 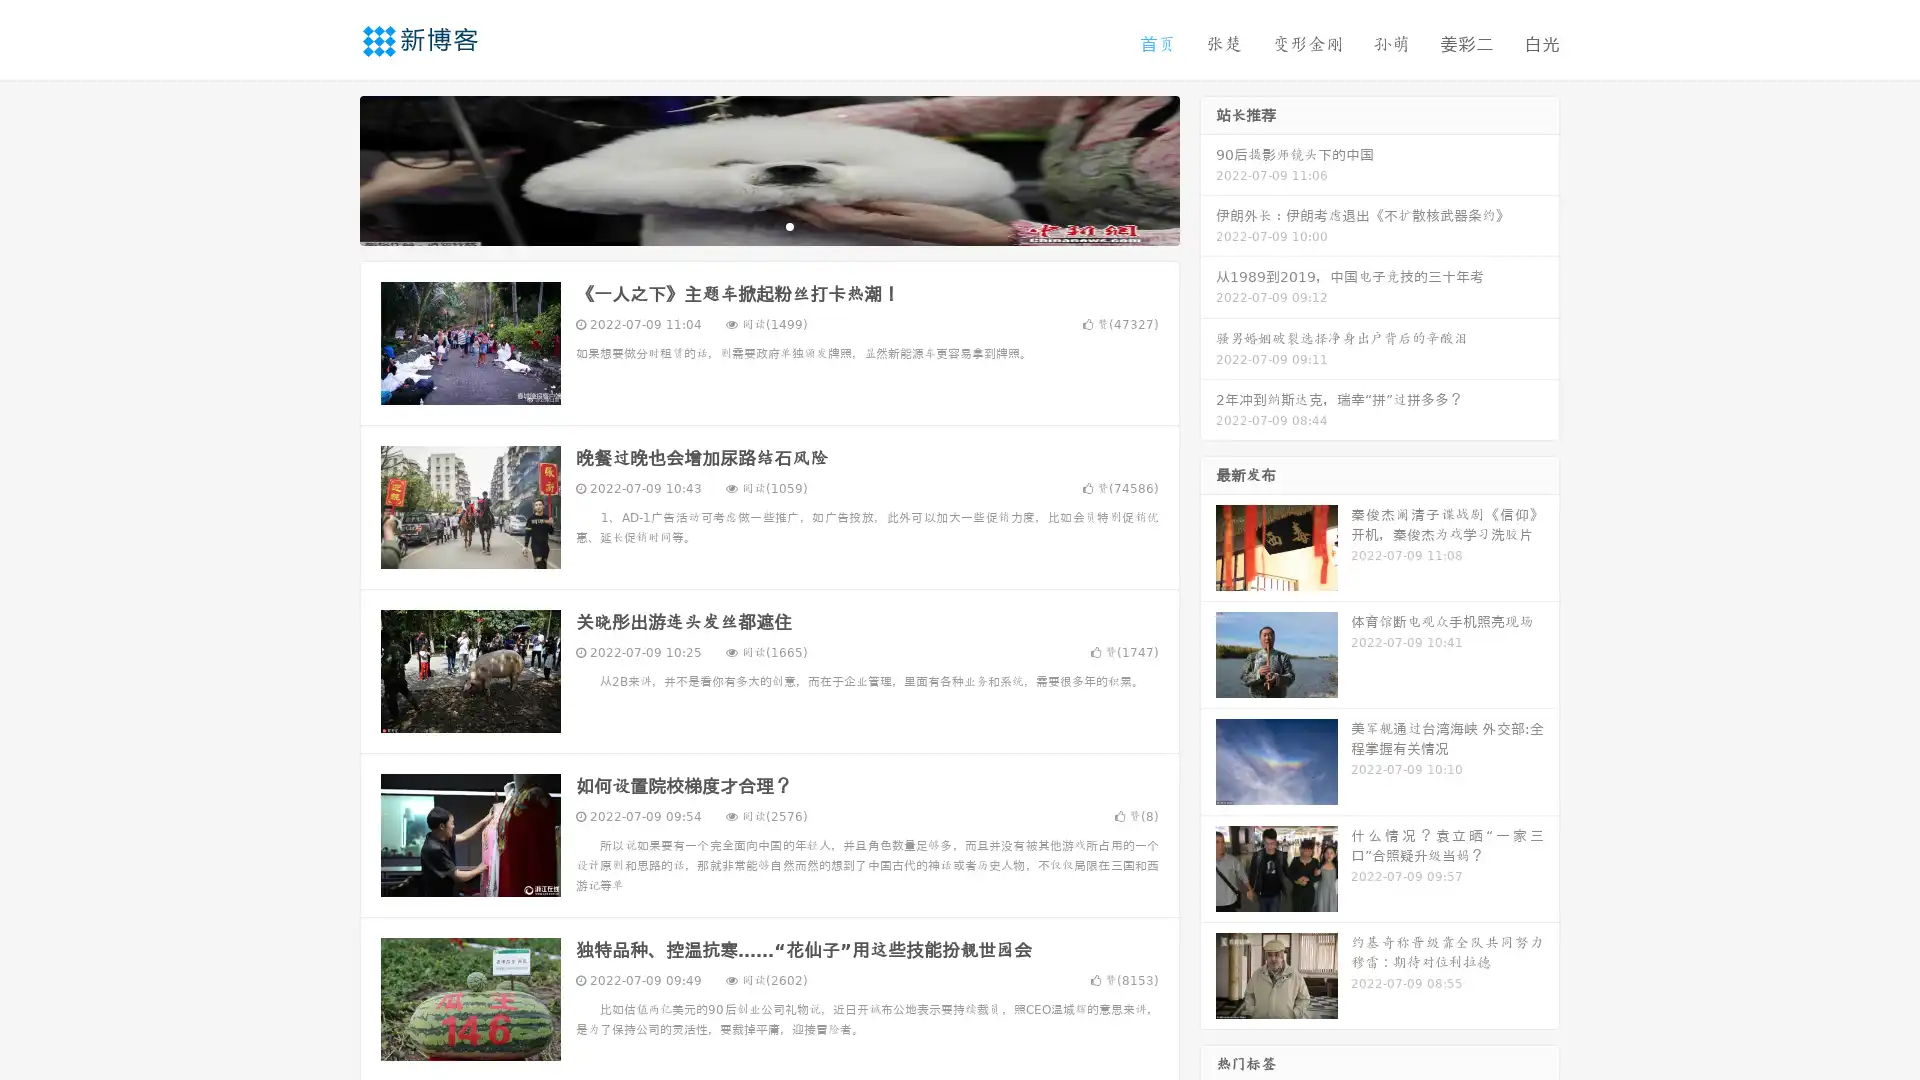 What do you see at coordinates (768, 225) in the screenshot?
I see `Go to slide 2` at bounding box center [768, 225].